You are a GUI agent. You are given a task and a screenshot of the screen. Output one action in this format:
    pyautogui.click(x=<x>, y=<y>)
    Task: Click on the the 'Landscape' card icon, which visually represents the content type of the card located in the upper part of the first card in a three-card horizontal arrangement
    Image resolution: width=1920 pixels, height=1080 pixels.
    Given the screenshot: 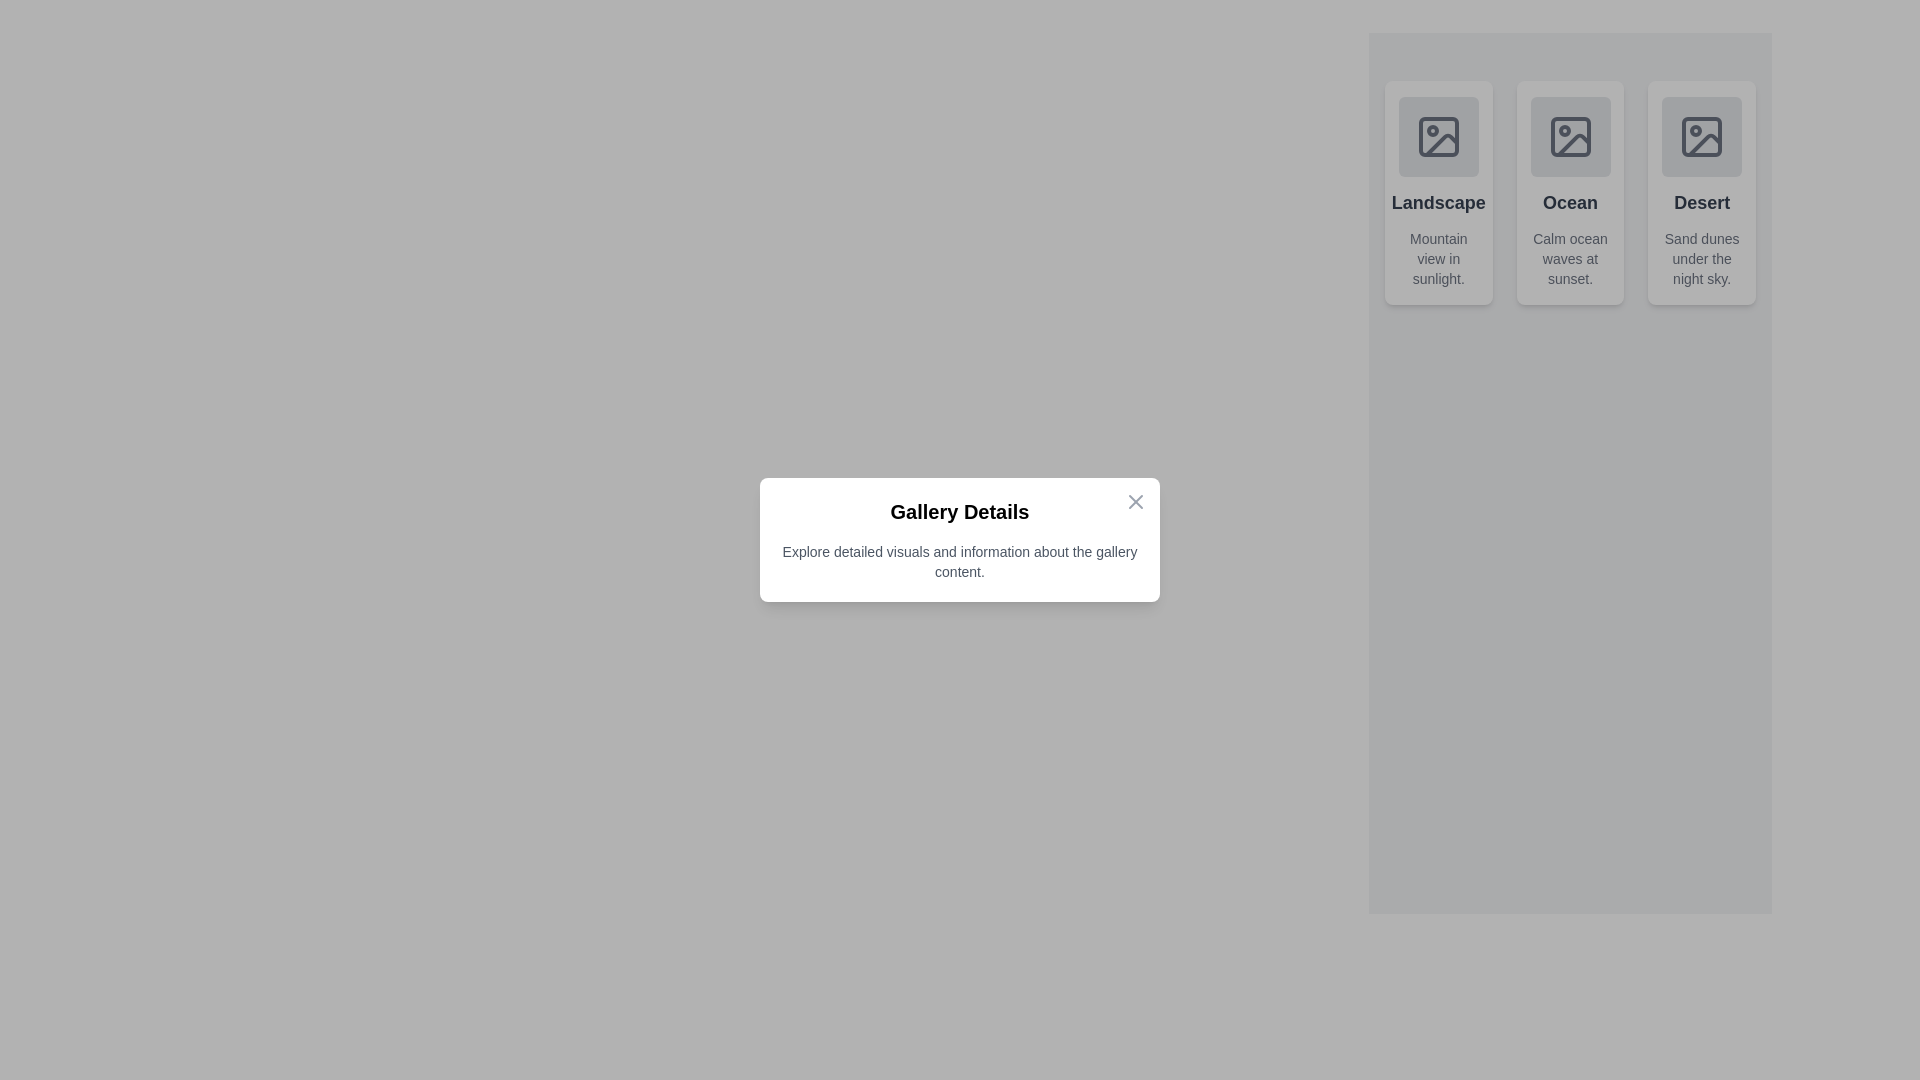 What is the action you would take?
    pyautogui.click(x=1437, y=136)
    